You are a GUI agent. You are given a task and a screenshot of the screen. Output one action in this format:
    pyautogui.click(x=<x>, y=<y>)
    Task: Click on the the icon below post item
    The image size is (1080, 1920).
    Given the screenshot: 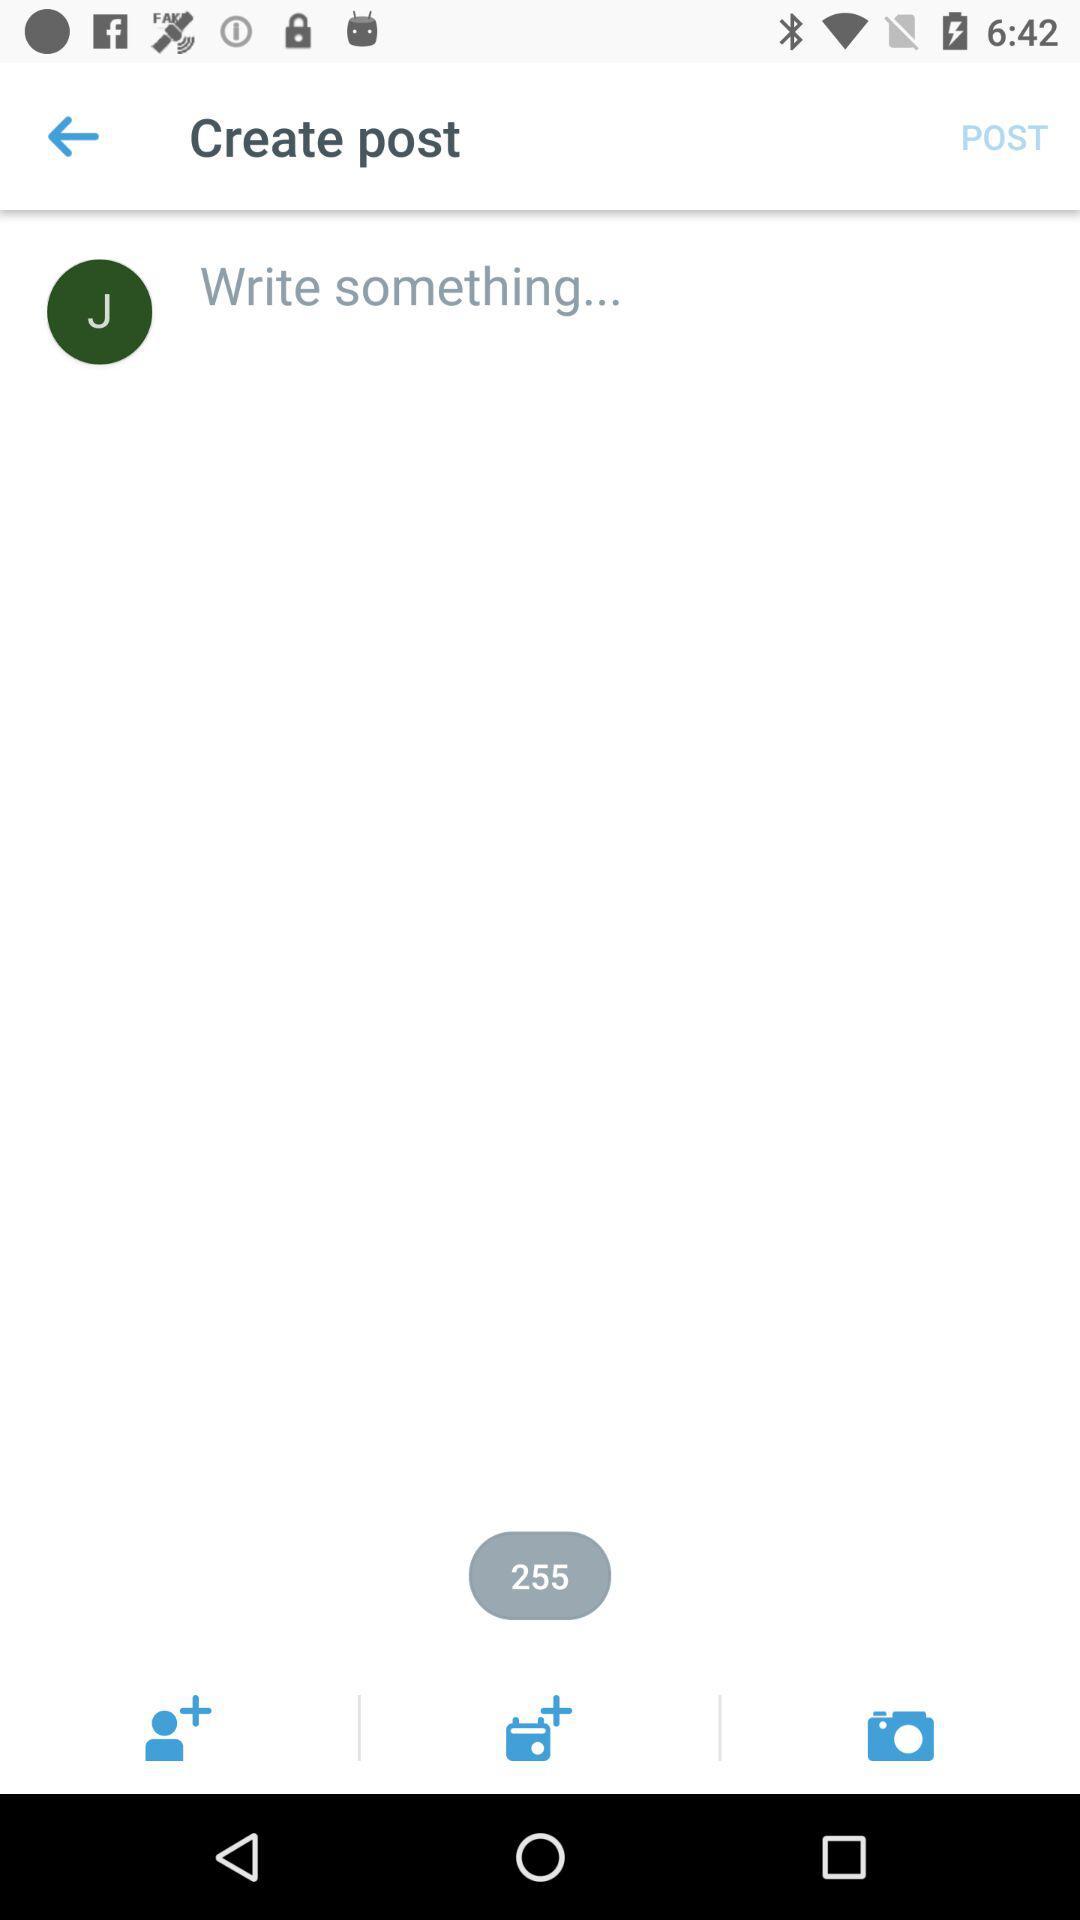 What is the action you would take?
    pyautogui.click(x=617, y=263)
    